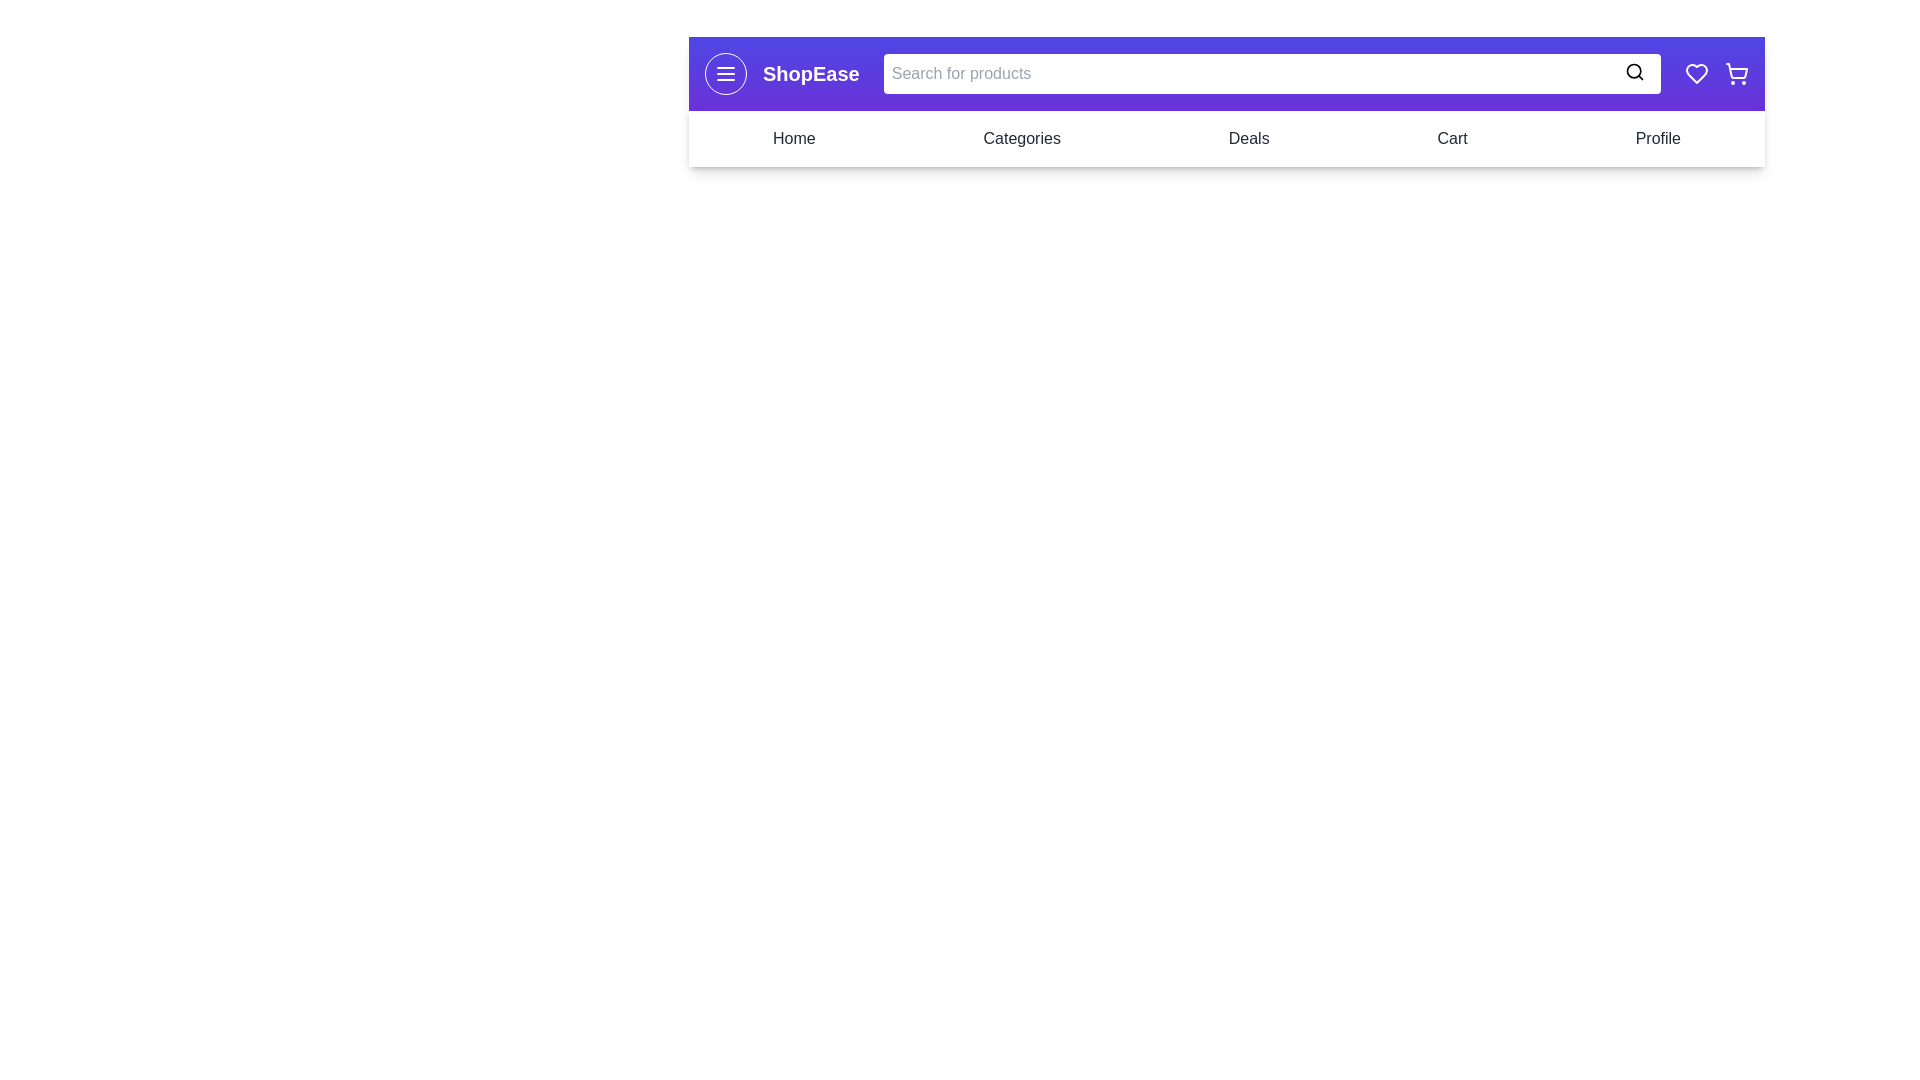  I want to click on the navigation link Categories to navigate to the respective section, so click(1022, 137).